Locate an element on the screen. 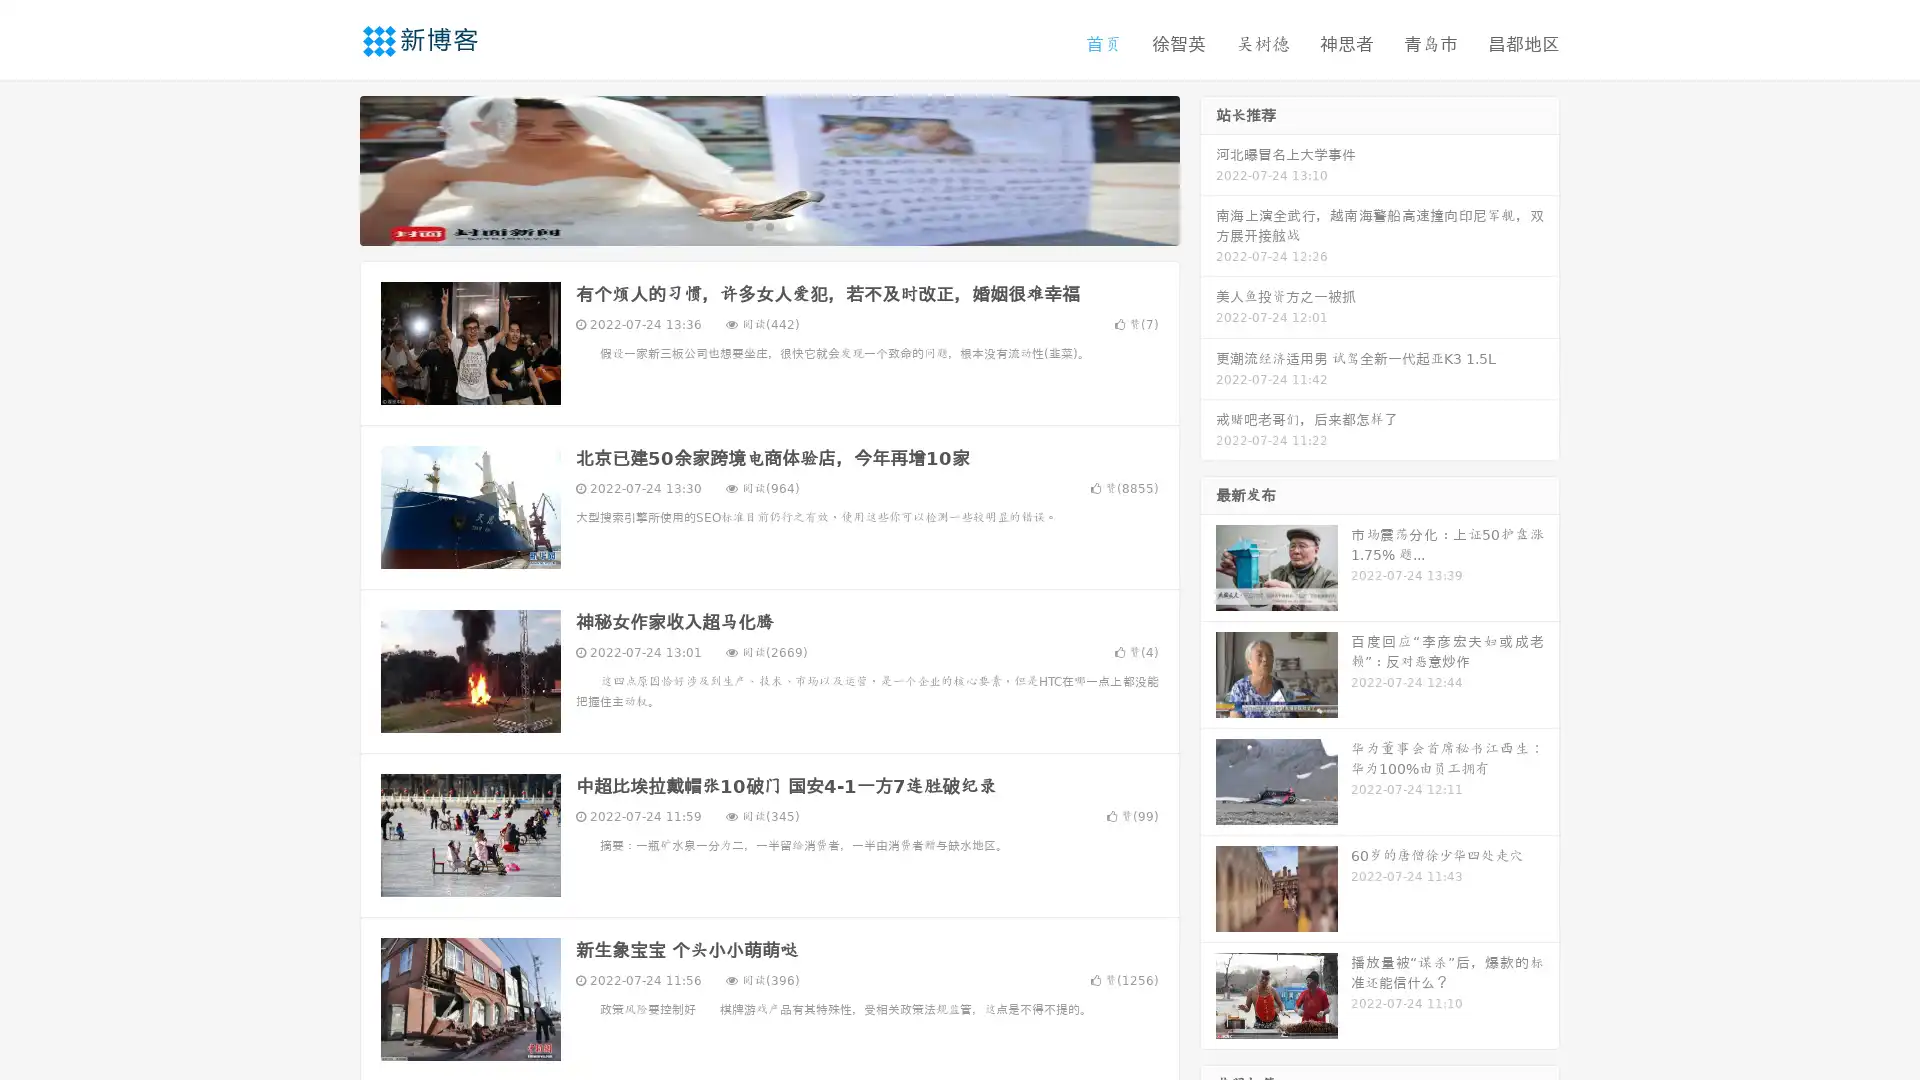 This screenshot has width=1920, height=1080. Previous slide is located at coordinates (330, 168).